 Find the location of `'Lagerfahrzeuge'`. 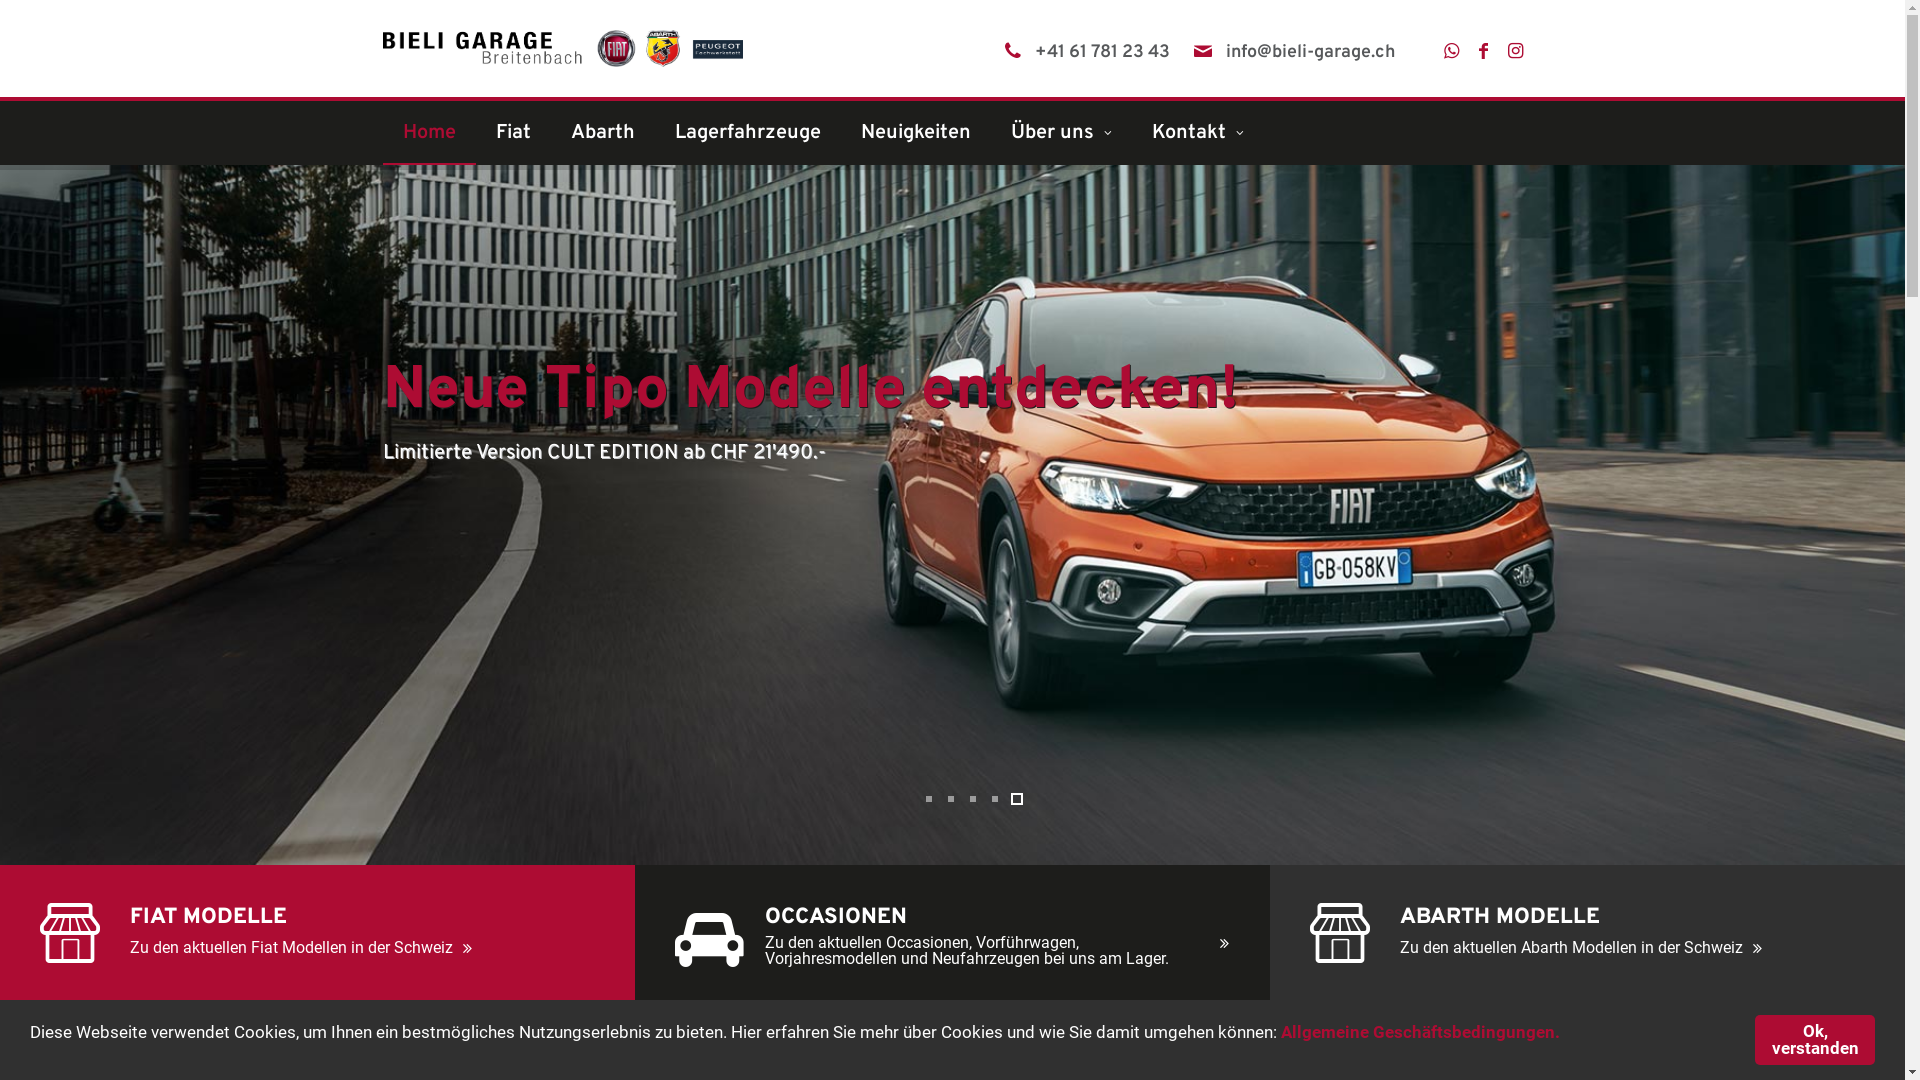

'Lagerfahrzeuge' is located at coordinates (746, 132).